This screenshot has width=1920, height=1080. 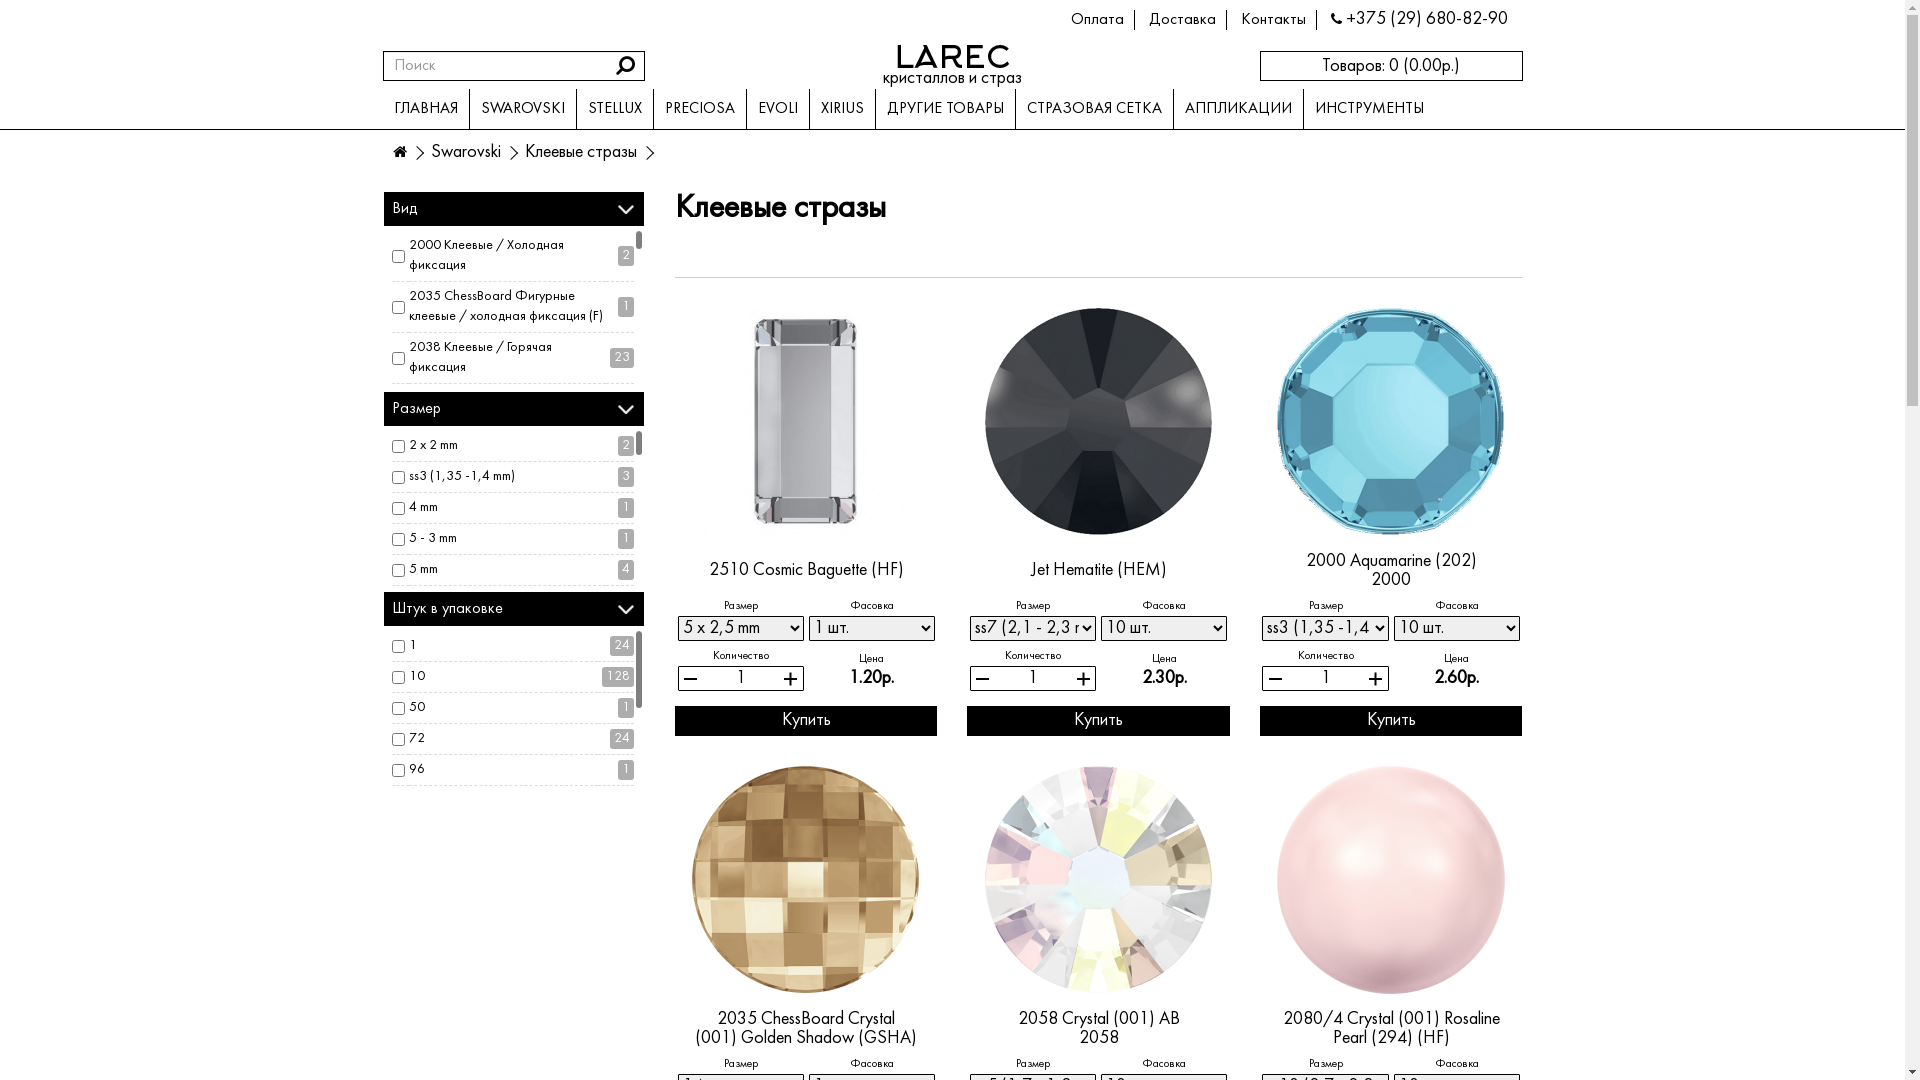 I want to click on '2058 Crystal (001) AB', so click(x=1017, y=1019).